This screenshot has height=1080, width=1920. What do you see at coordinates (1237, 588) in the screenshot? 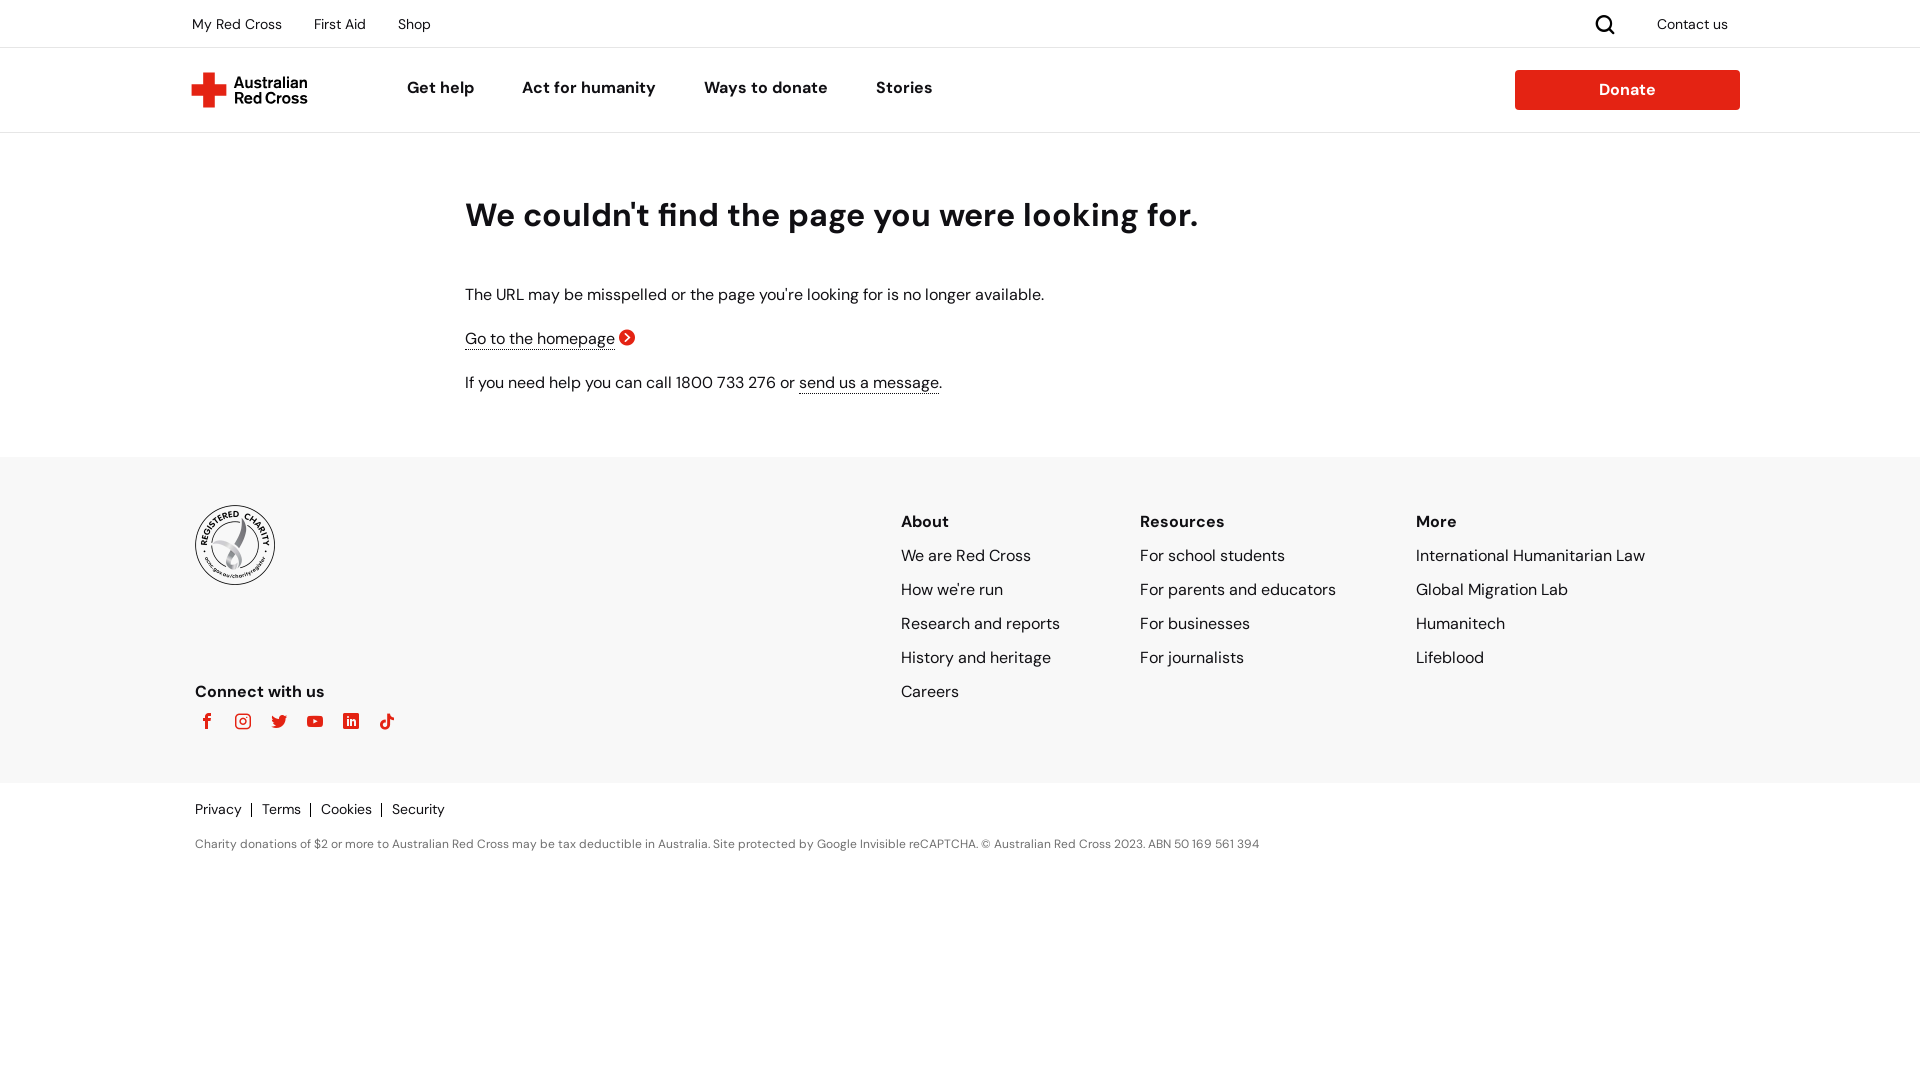
I see `'For parents and educators'` at bounding box center [1237, 588].